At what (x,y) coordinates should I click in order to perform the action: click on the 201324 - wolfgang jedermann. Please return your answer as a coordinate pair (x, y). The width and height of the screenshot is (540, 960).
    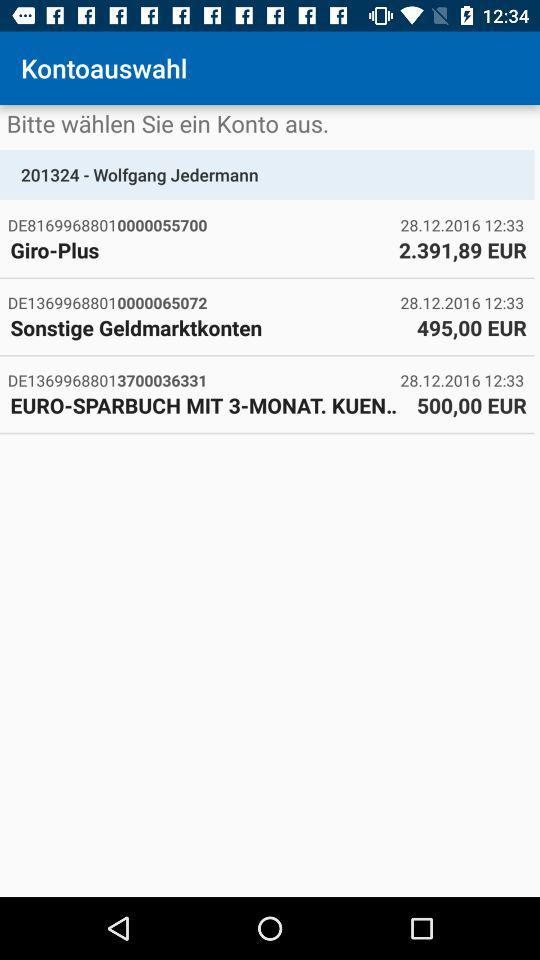
    Looking at the image, I should click on (267, 173).